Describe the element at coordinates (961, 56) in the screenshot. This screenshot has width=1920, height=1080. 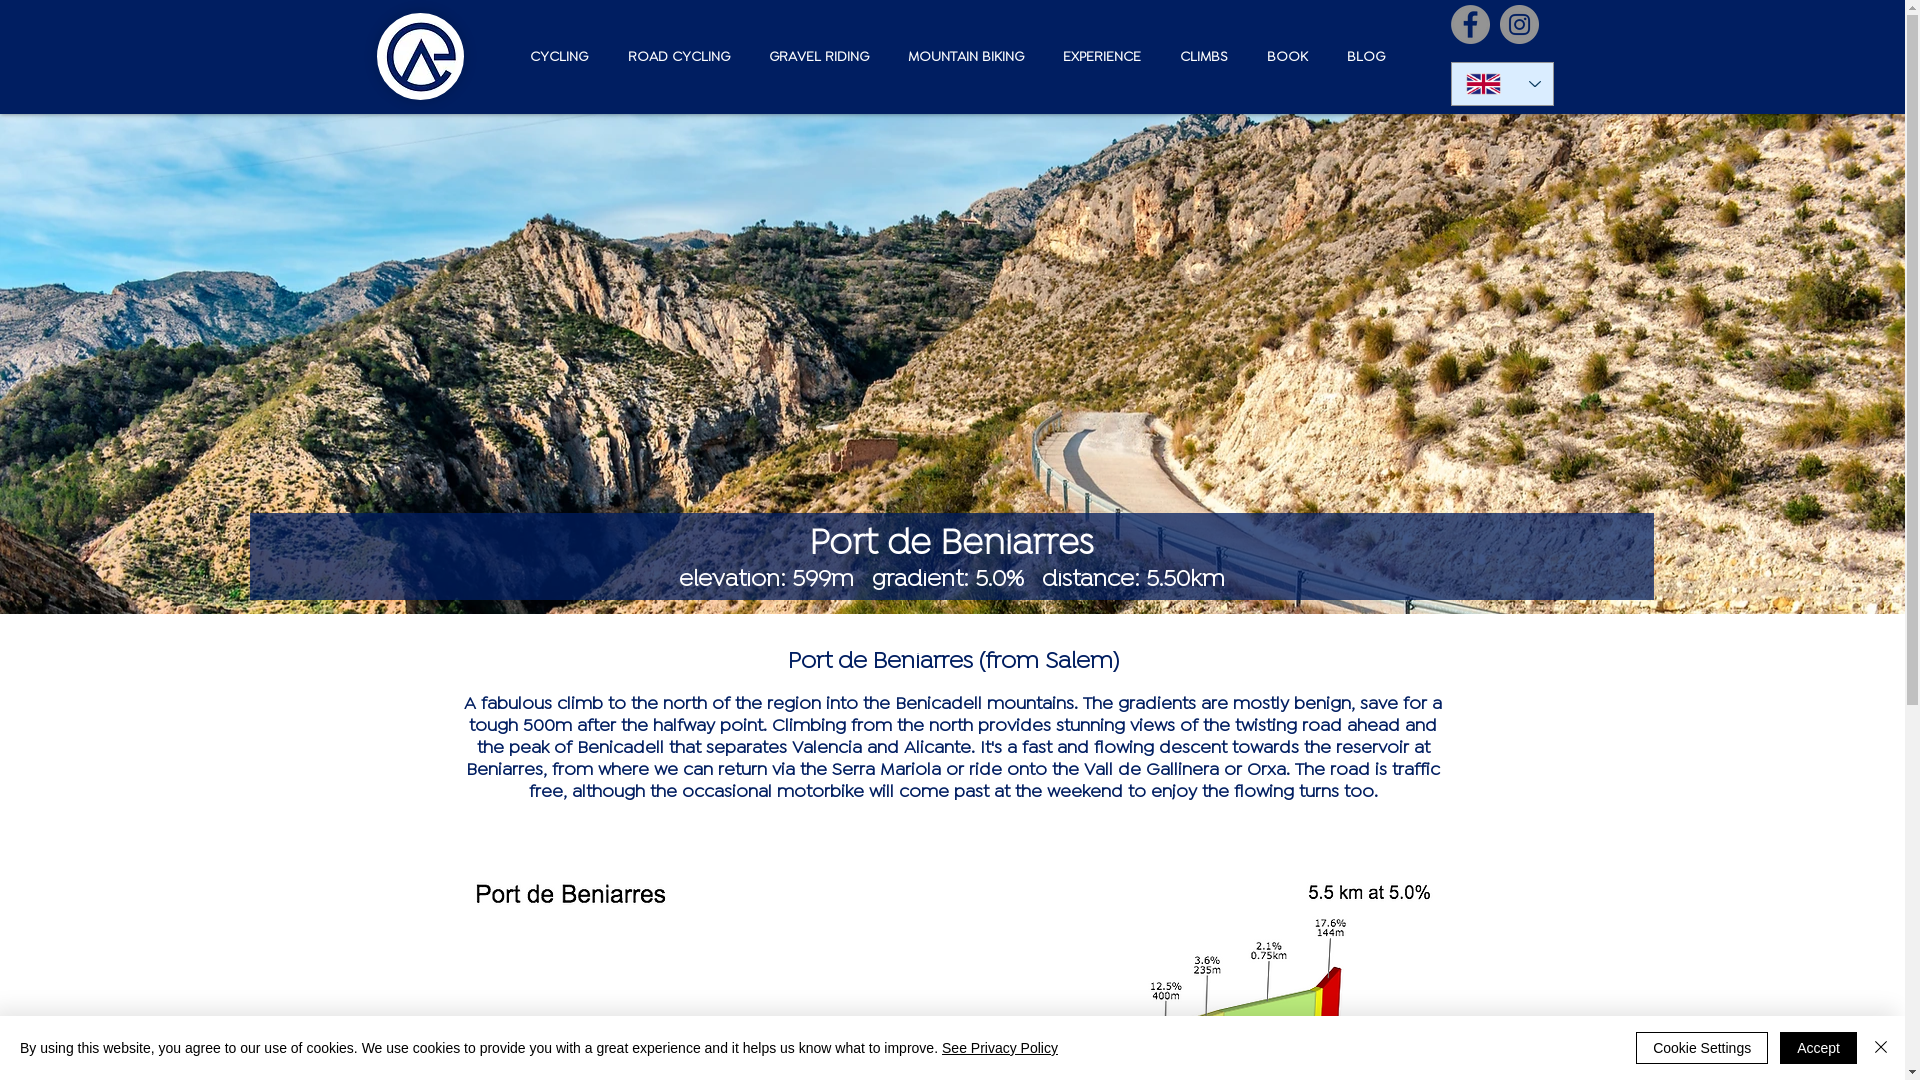
I see `'MOUNTAIN BIKING'` at that location.